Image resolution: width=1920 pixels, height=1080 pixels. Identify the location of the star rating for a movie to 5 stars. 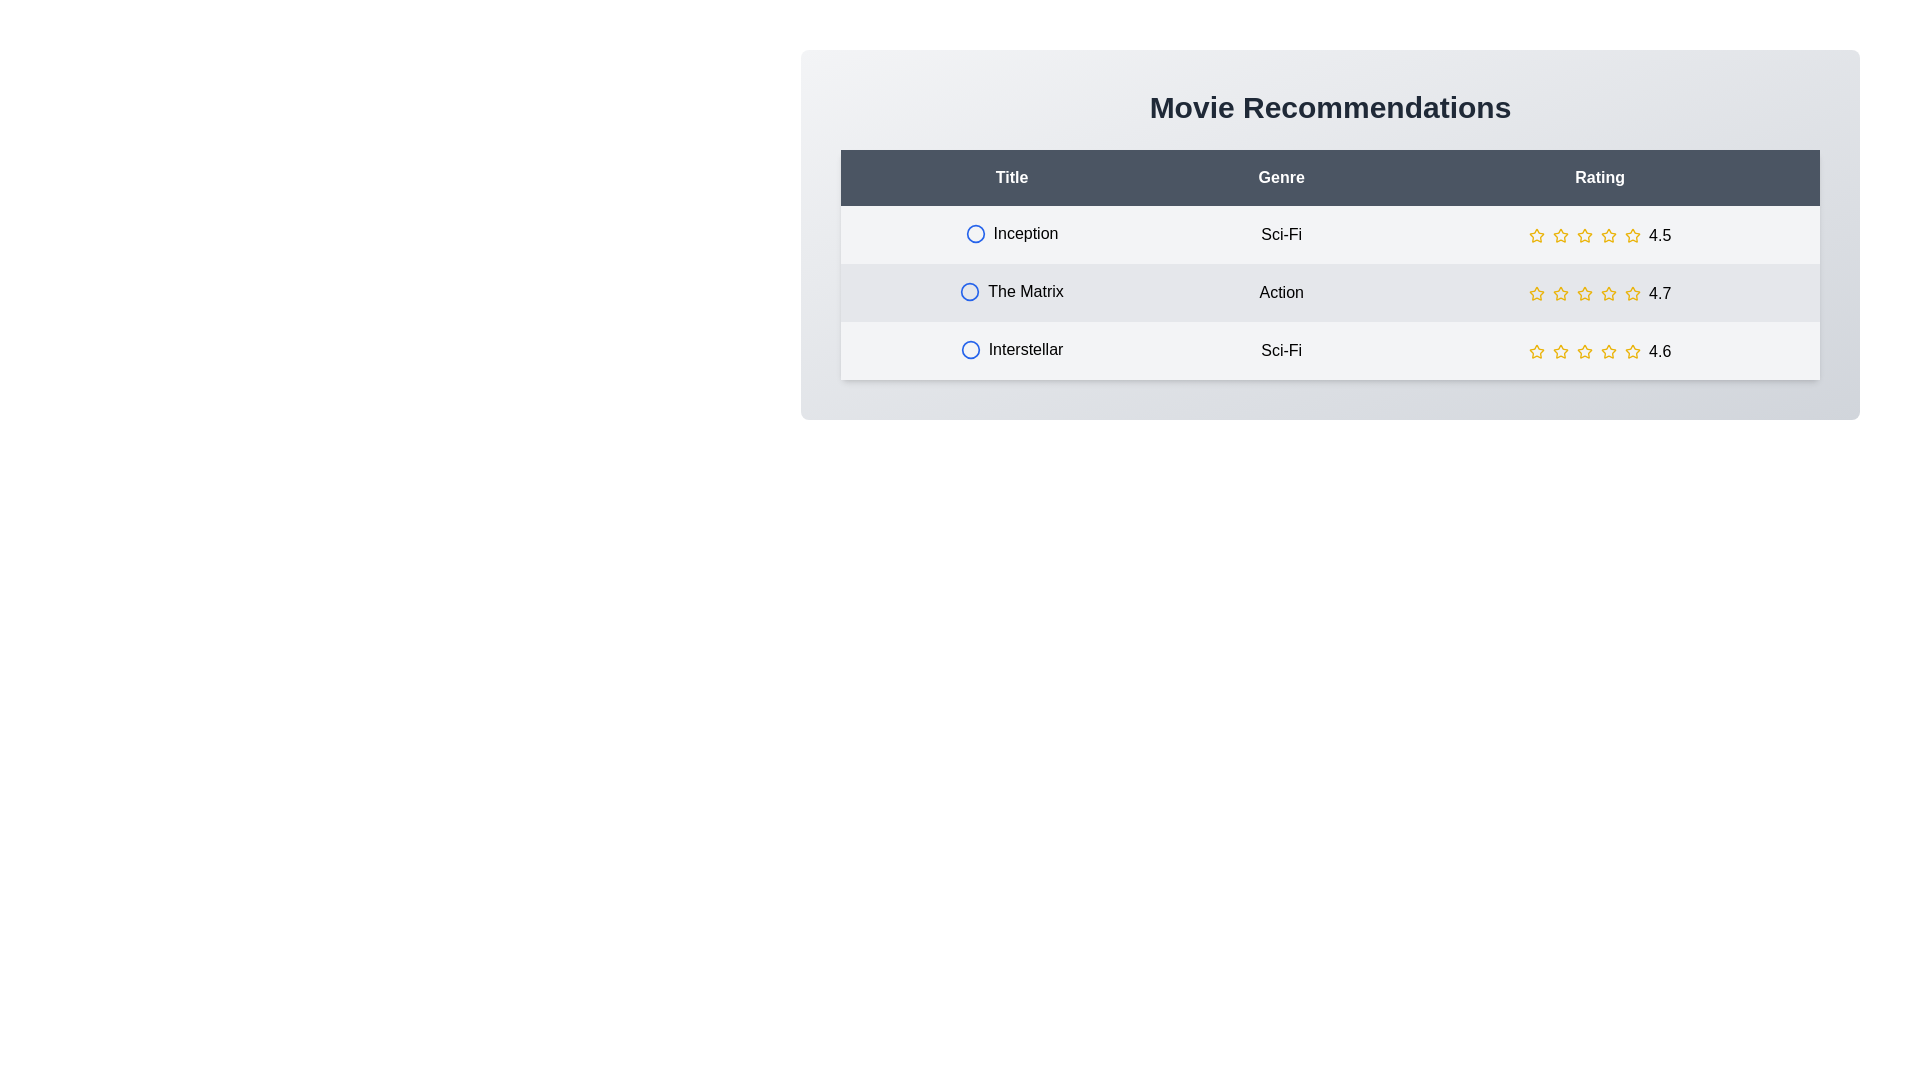
(1632, 234).